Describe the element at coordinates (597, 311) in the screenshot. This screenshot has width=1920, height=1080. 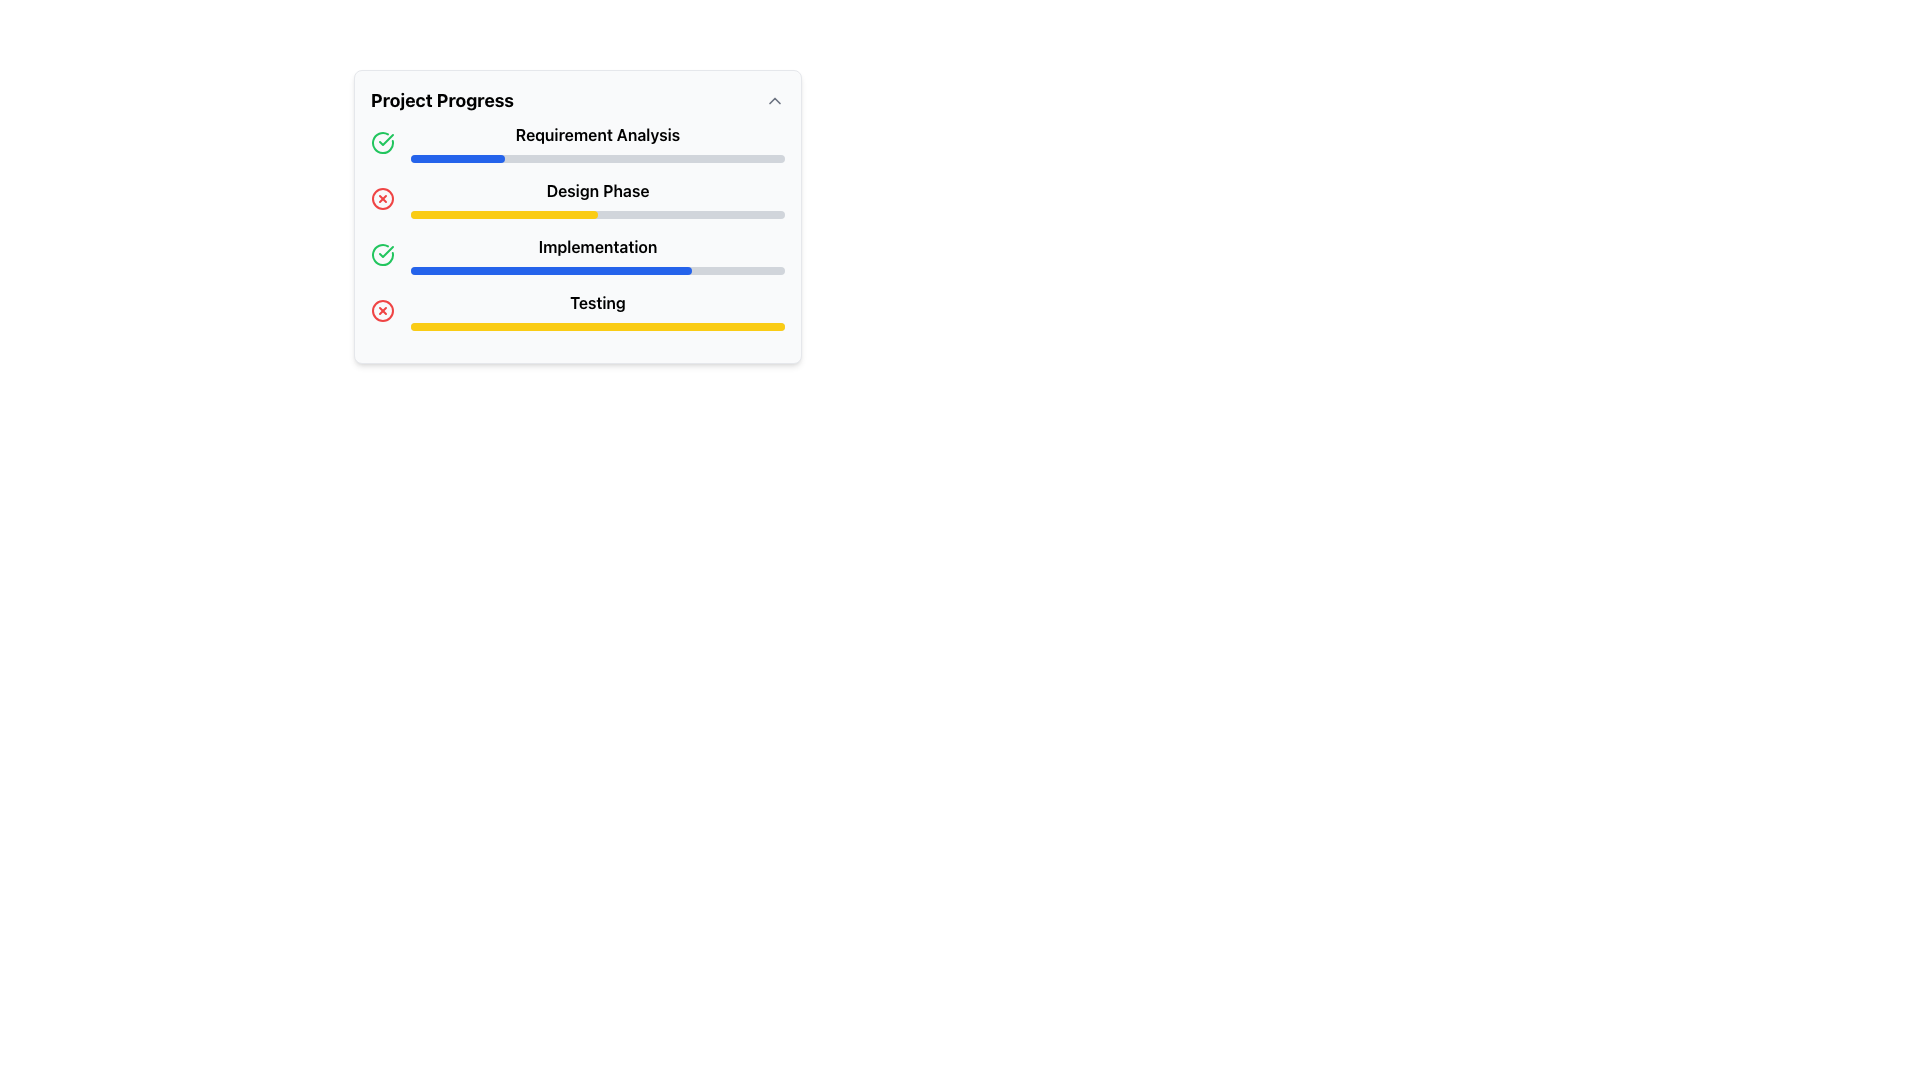
I see `the 'Testing' text label in the progress indicator` at that location.